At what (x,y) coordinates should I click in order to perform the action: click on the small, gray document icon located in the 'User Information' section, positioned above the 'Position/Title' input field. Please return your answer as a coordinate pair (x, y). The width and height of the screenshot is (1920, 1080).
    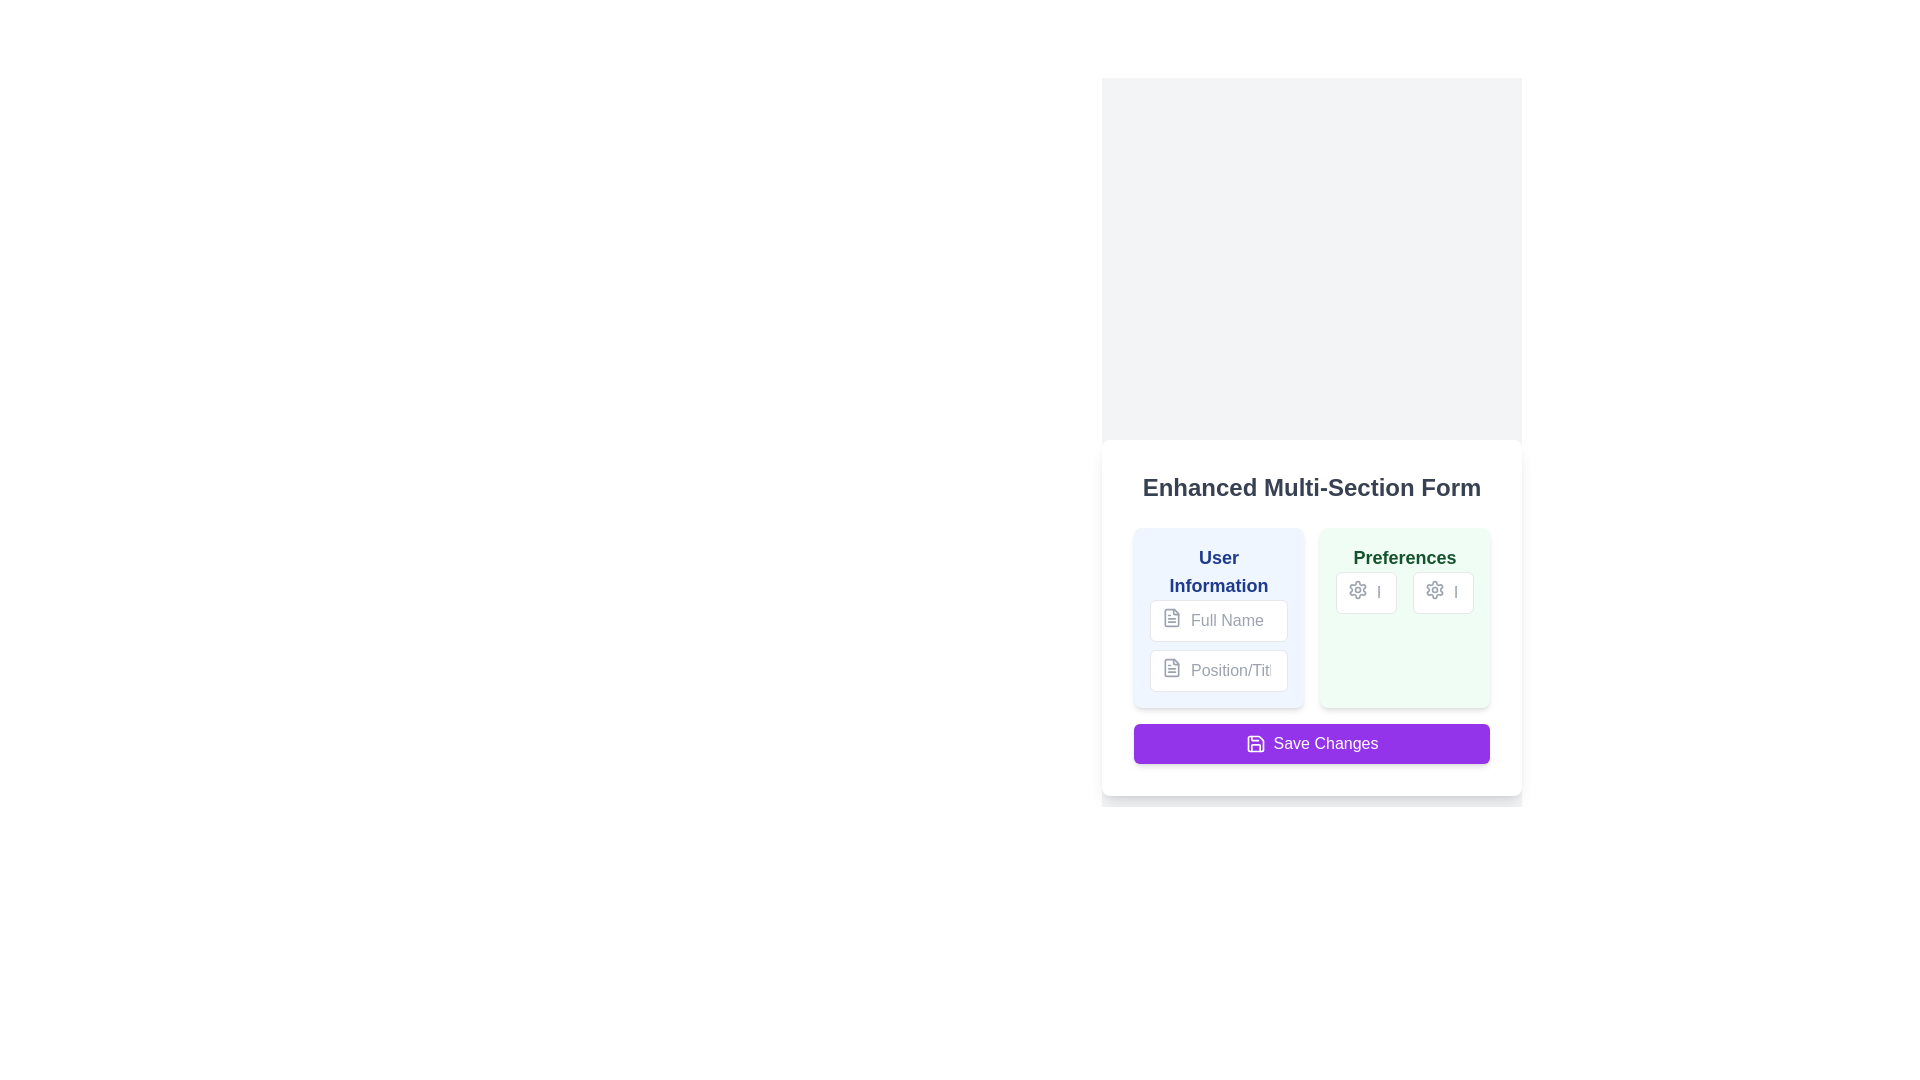
    Looking at the image, I should click on (1171, 667).